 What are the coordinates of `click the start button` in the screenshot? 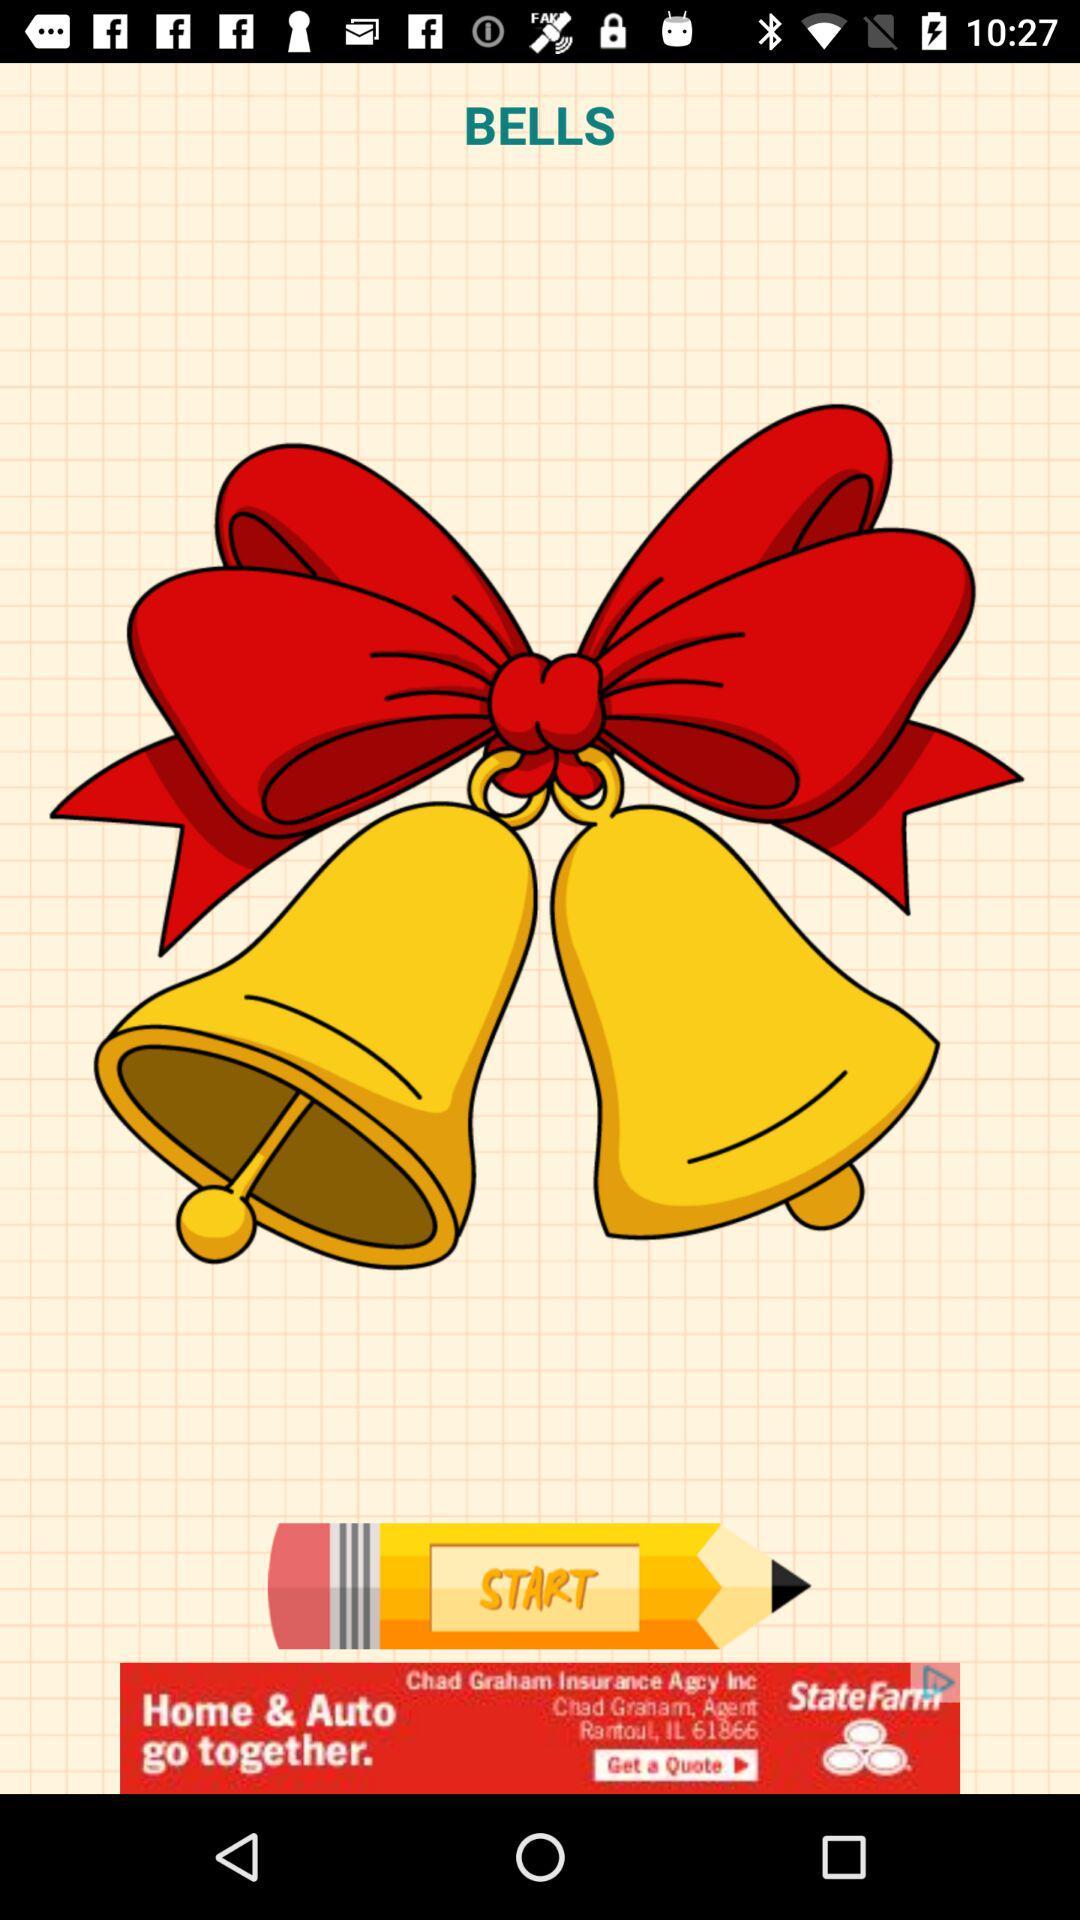 It's located at (538, 1585).